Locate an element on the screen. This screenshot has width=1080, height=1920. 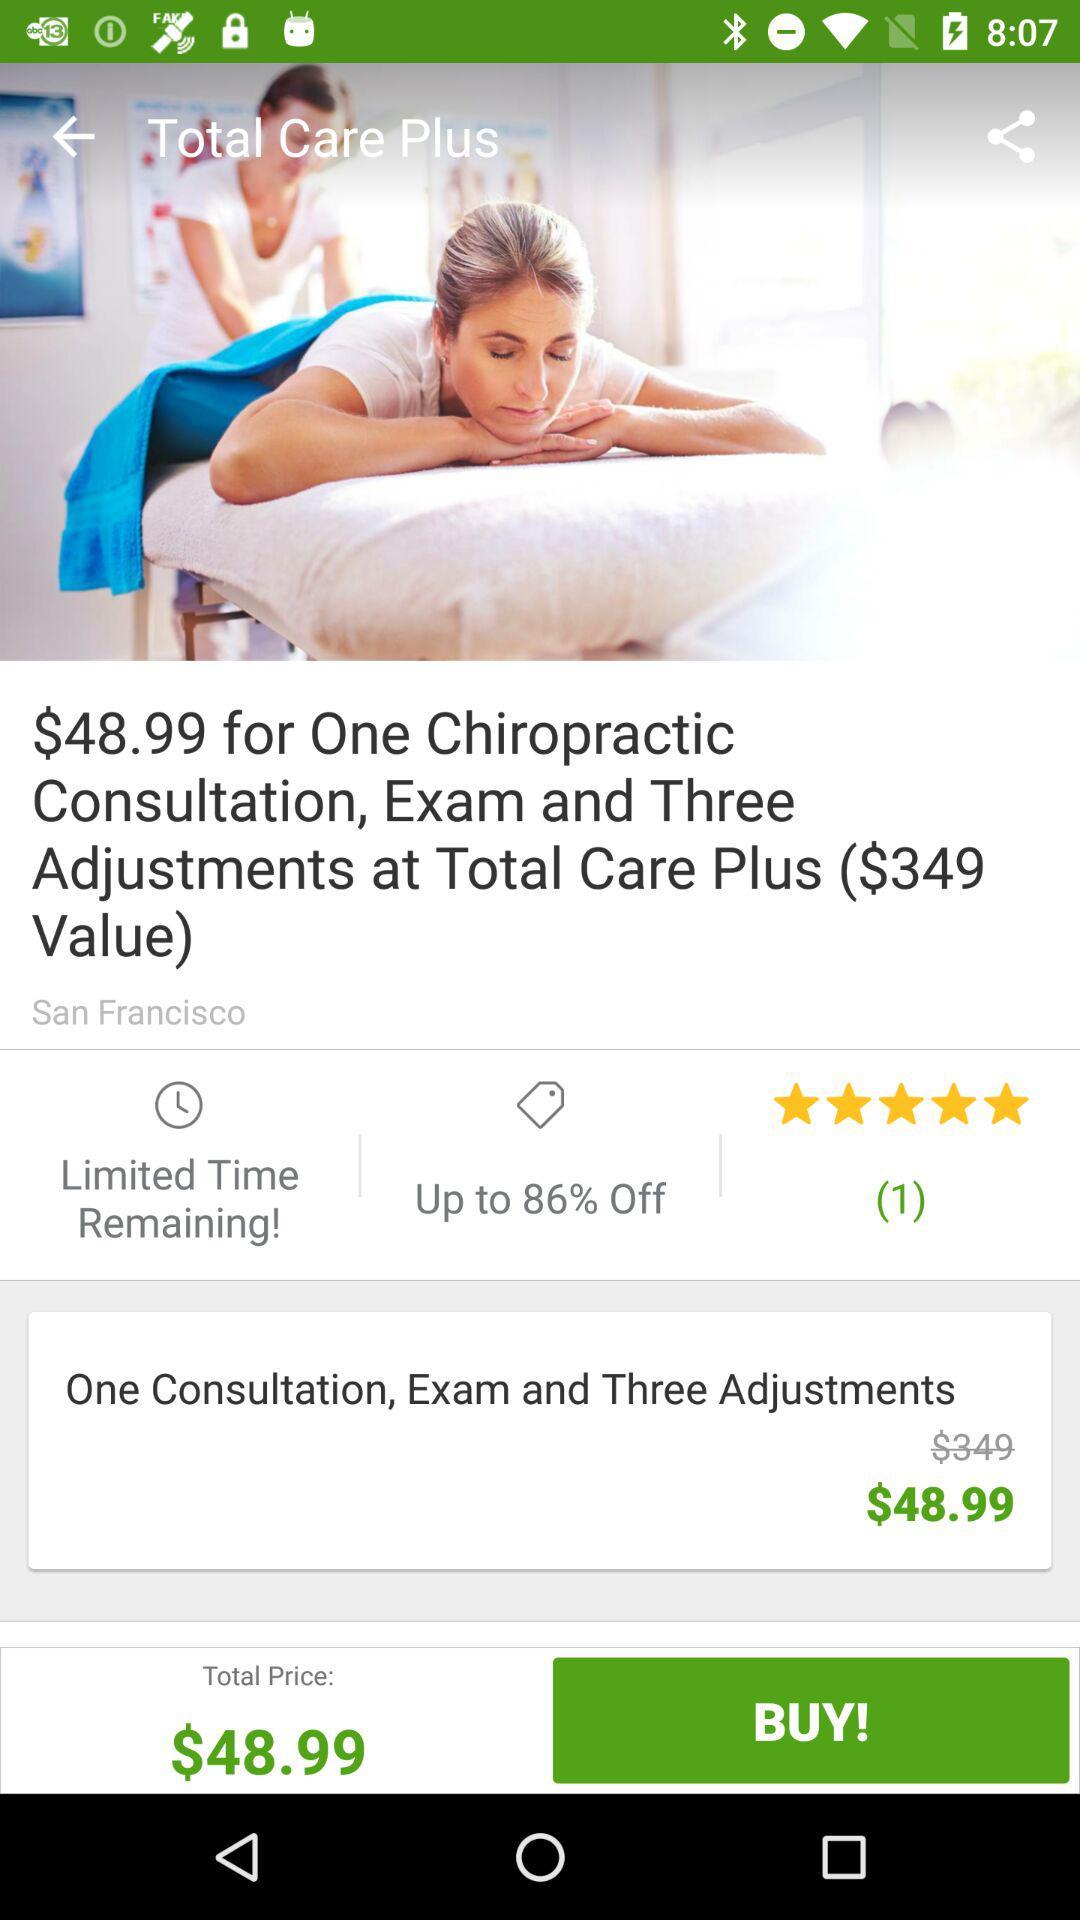
the item next to the total care plus is located at coordinates (1017, 135).